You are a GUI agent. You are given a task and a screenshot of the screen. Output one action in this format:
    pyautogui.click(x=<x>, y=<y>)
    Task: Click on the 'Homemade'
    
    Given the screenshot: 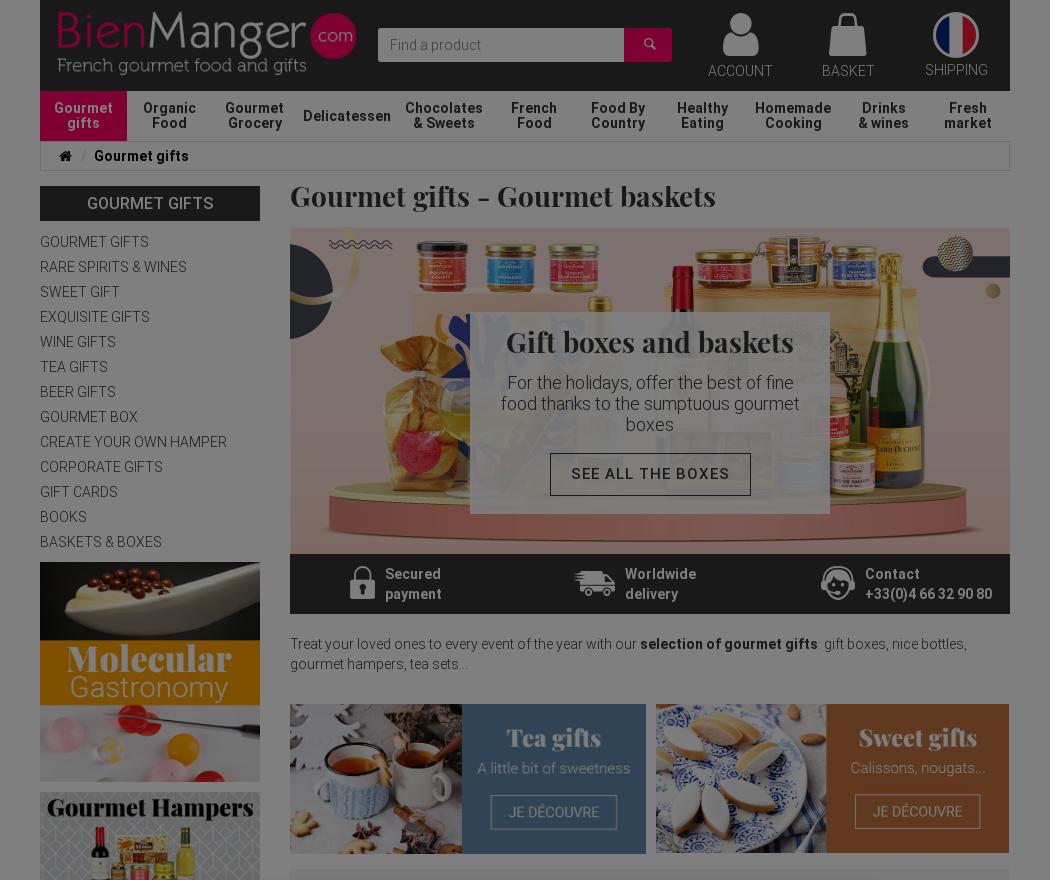 What is the action you would take?
    pyautogui.click(x=754, y=106)
    